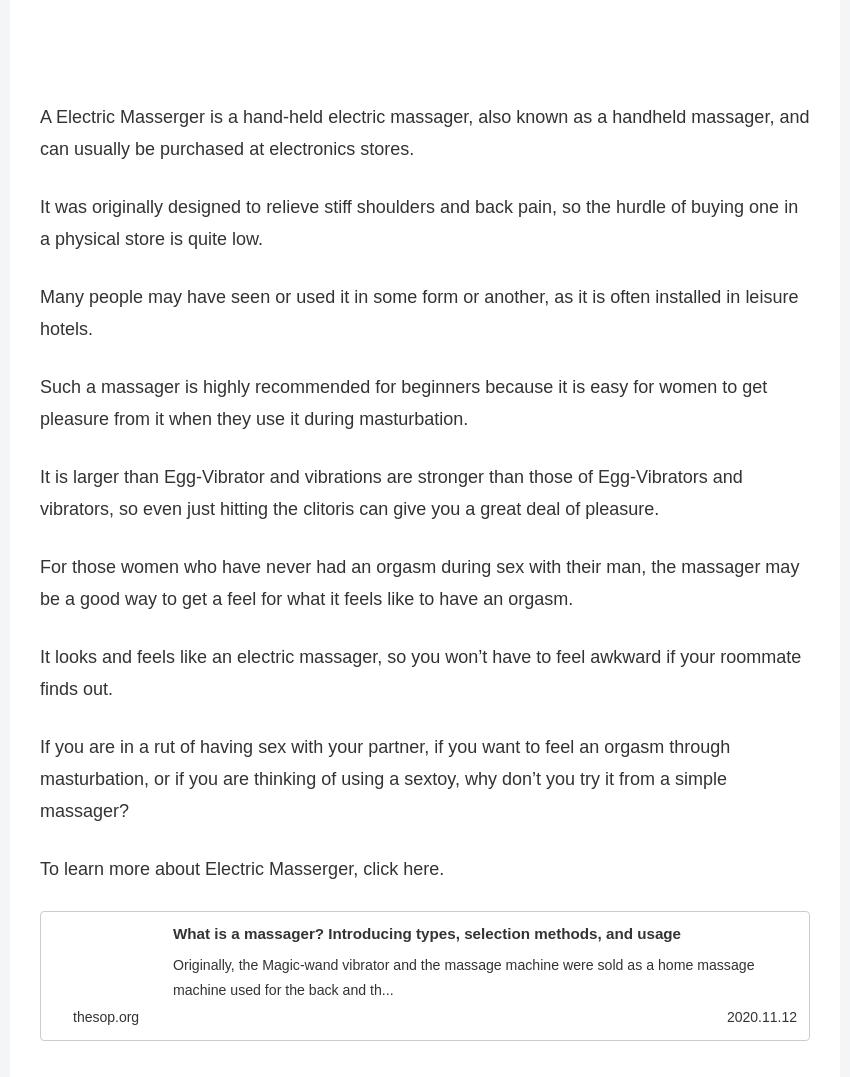 This screenshot has height=1077, width=850. I want to click on 'It was originally designed to relieve stiff shoulders and back pain, so the hurdle of buying one in a physical store is quite low.', so click(418, 231).